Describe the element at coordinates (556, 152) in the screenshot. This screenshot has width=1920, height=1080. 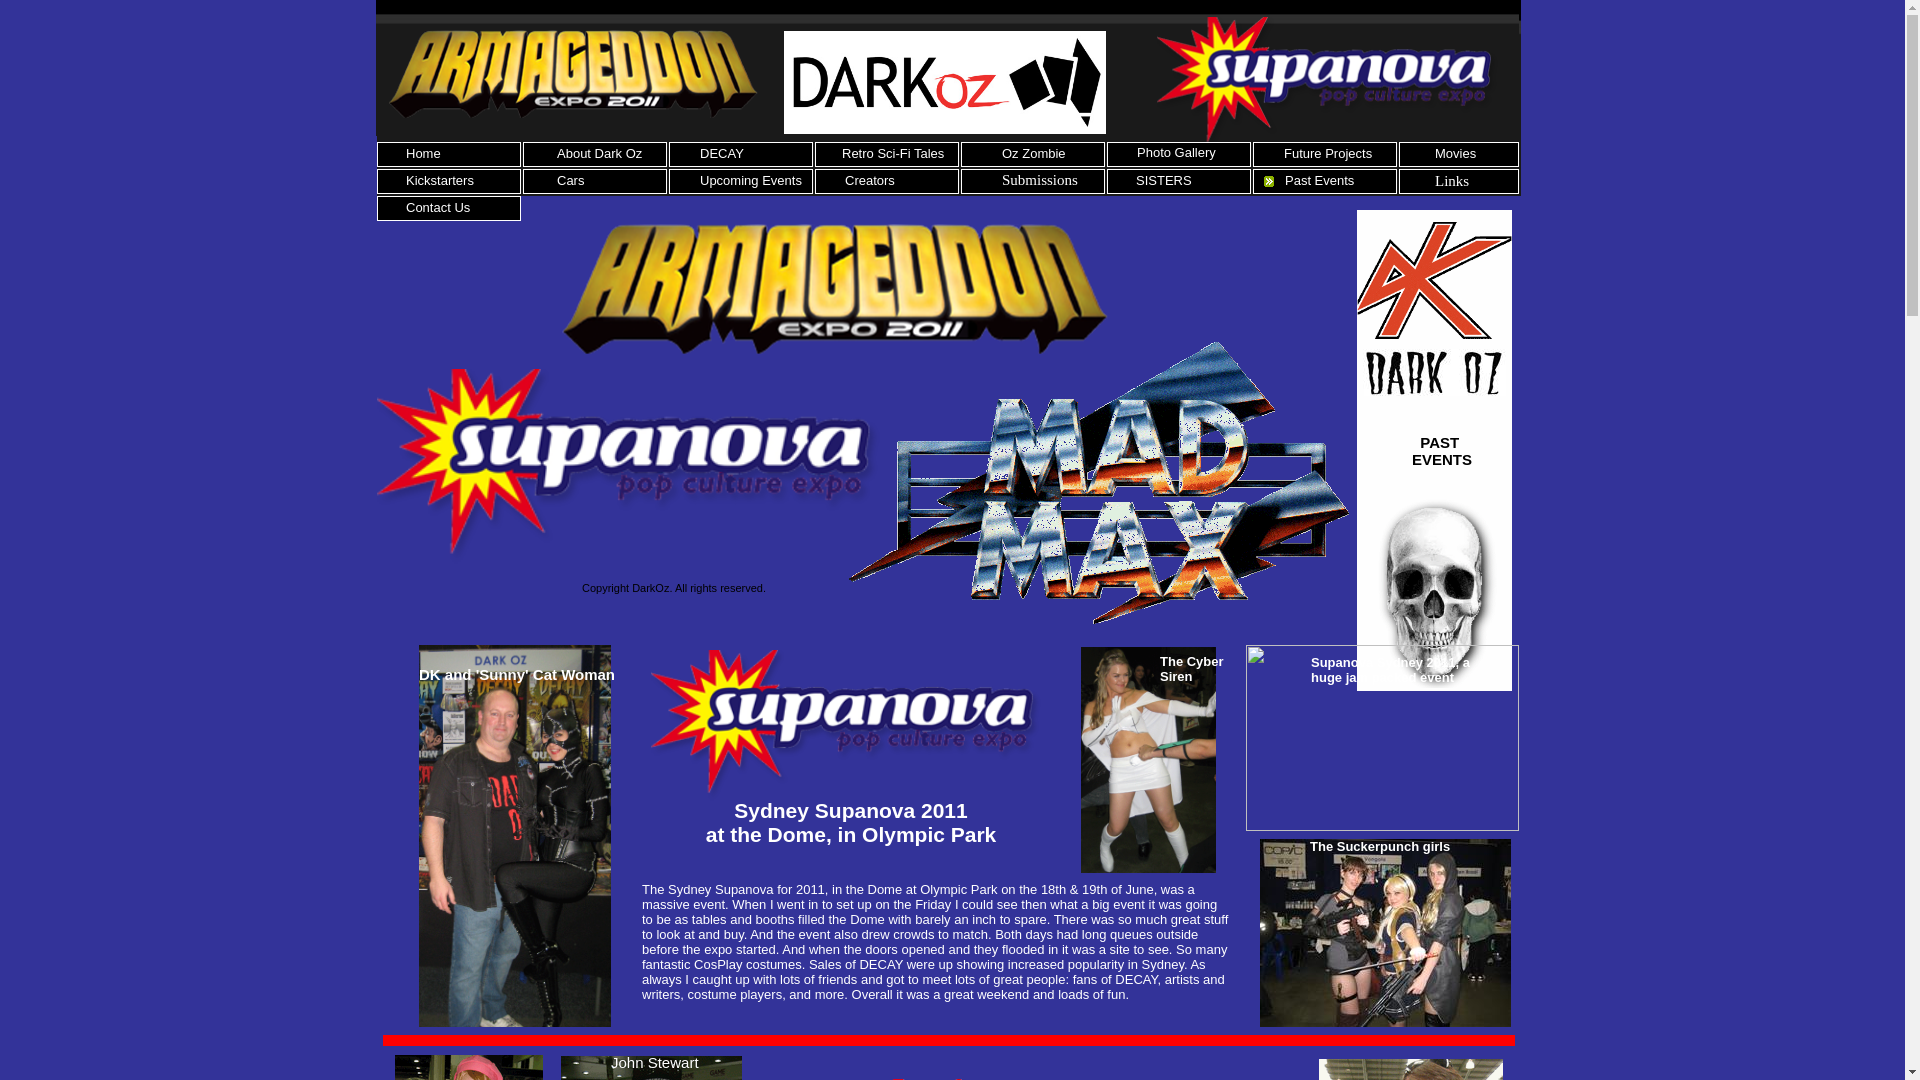
I see `'About Dark Oz'` at that location.